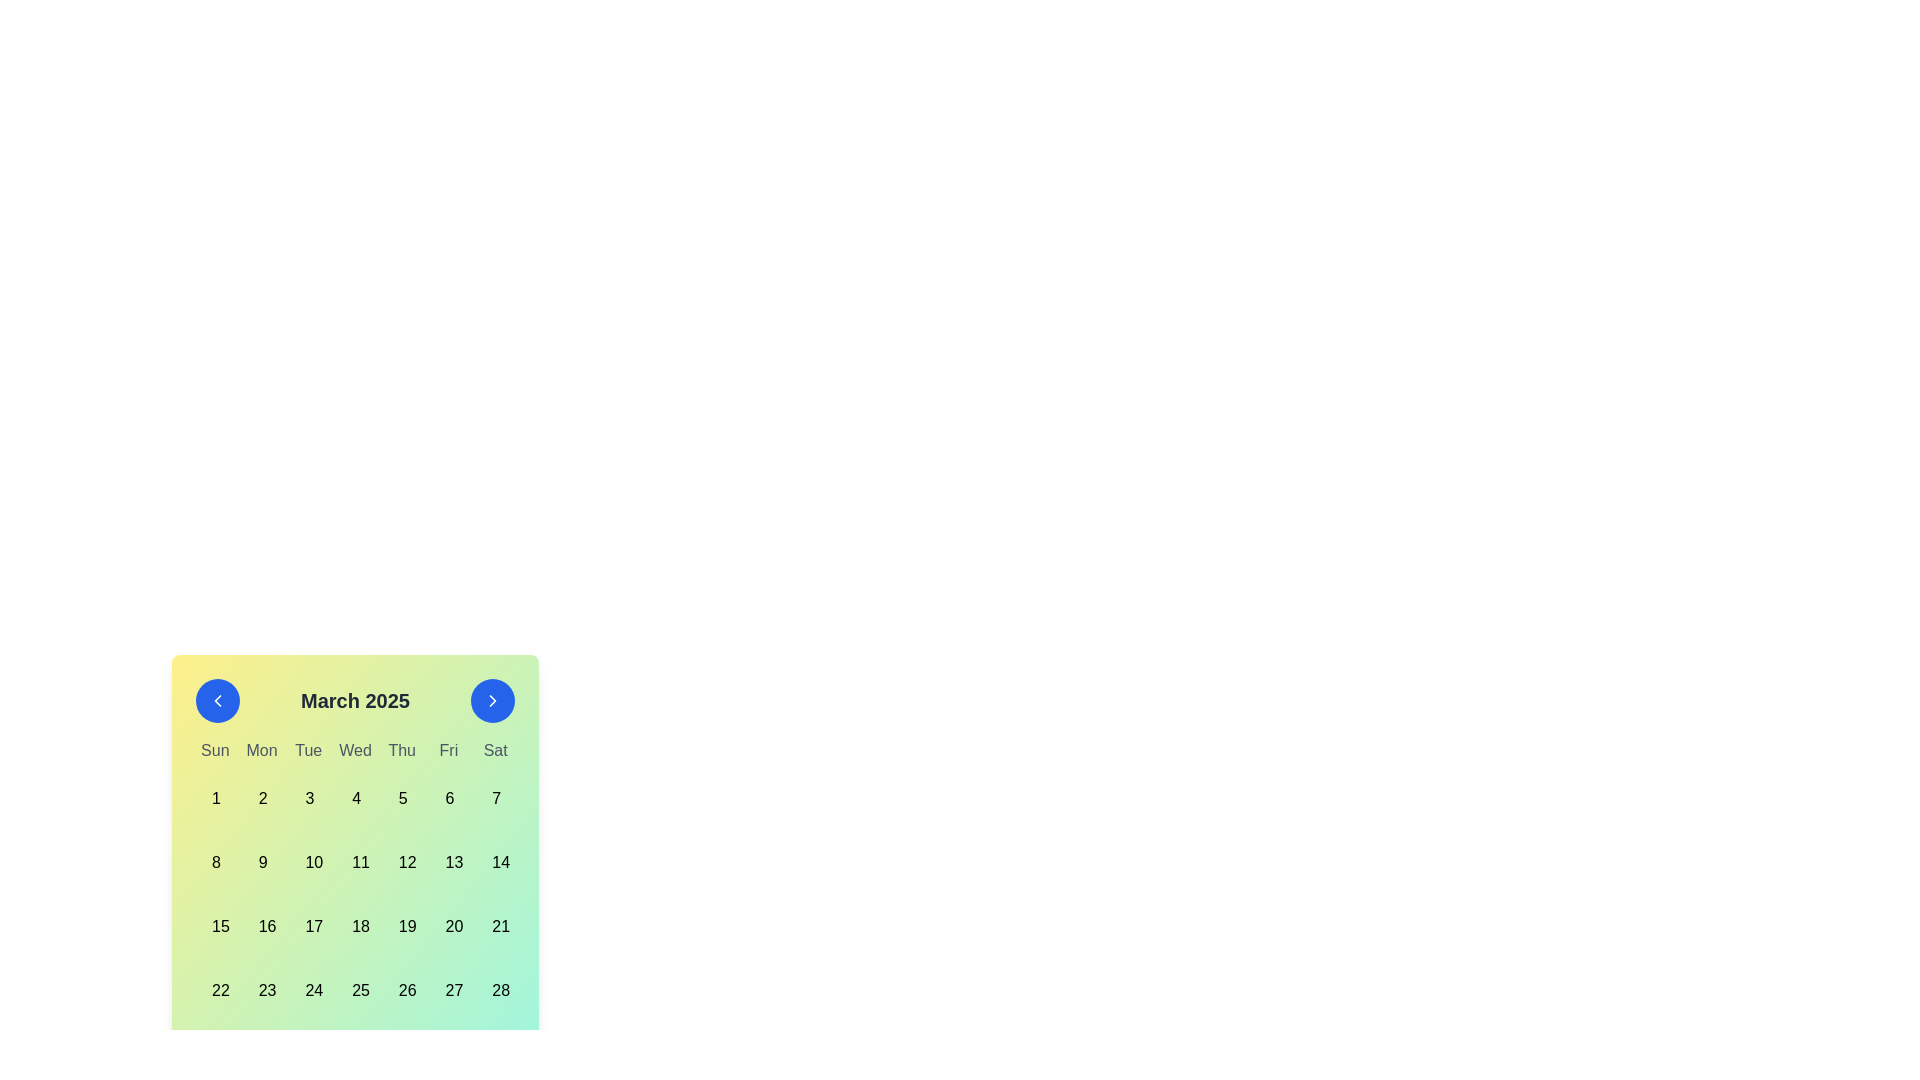 Image resolution: width=1920 pixels, height=1080 pixels. What do you see at coordinates (215, 926) in the screenshot?
I see `the non-interactive label representing the date '15' in the March 2025 calendar, located in the first column of the third week (Sunday)` at bounding box center [215, 926].